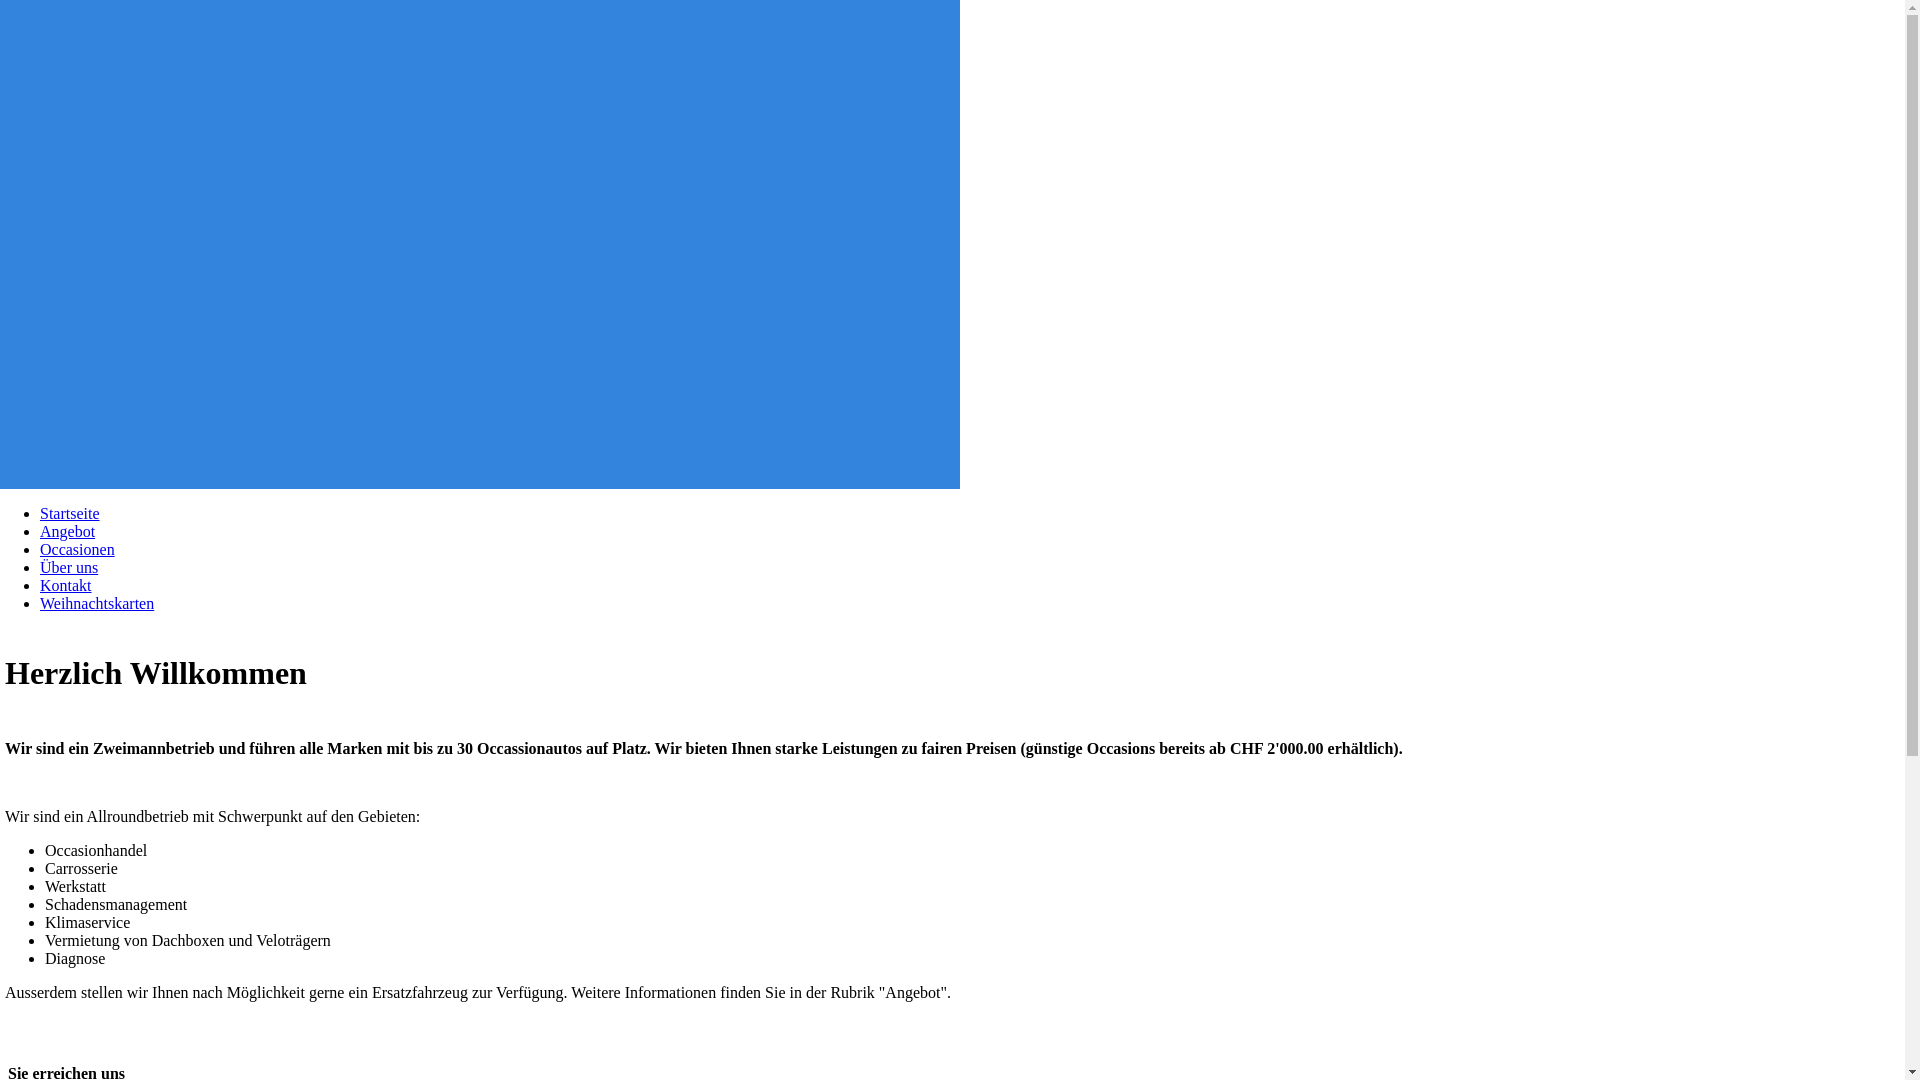 The image size is (1920, 1080). I want to click on 'Startseite', so click(70, 512).